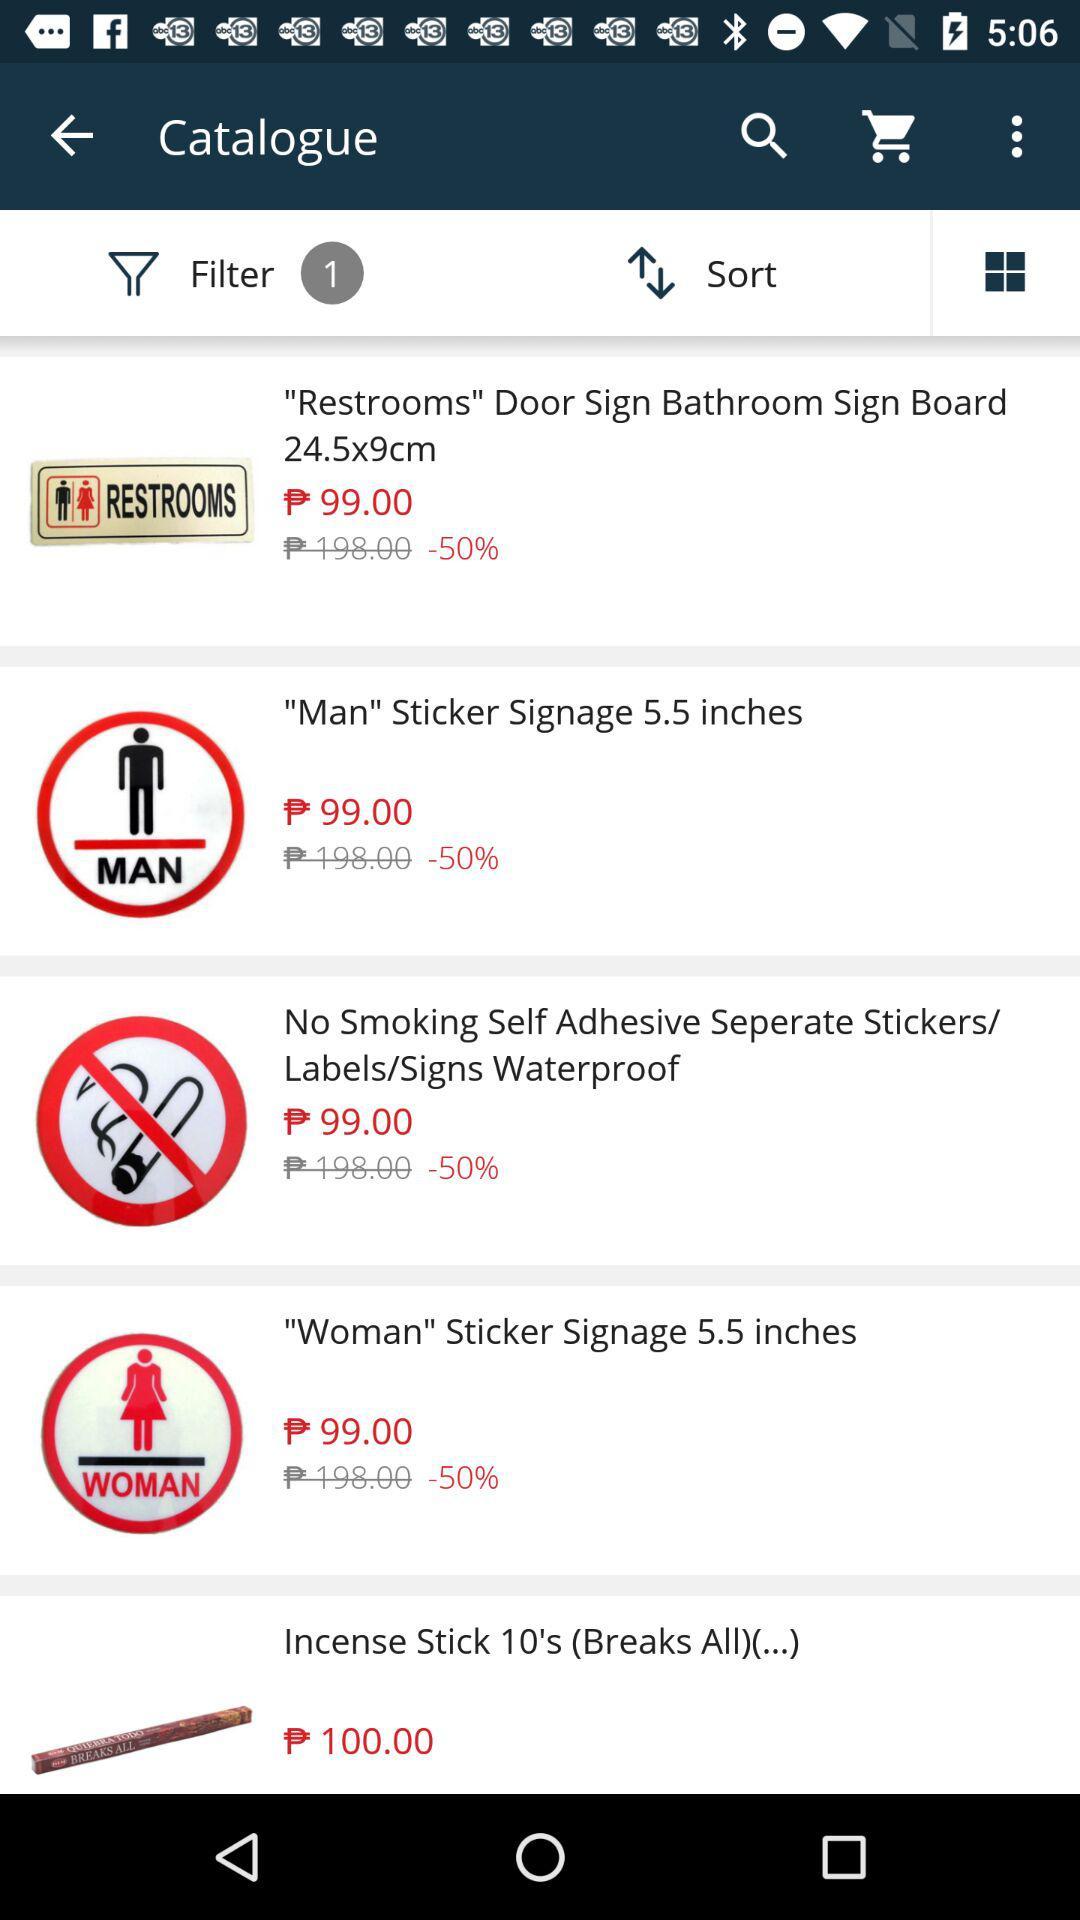  Describe the element at coordinates (72, 135) in the screenshot. I see `the item above filter` at that location.